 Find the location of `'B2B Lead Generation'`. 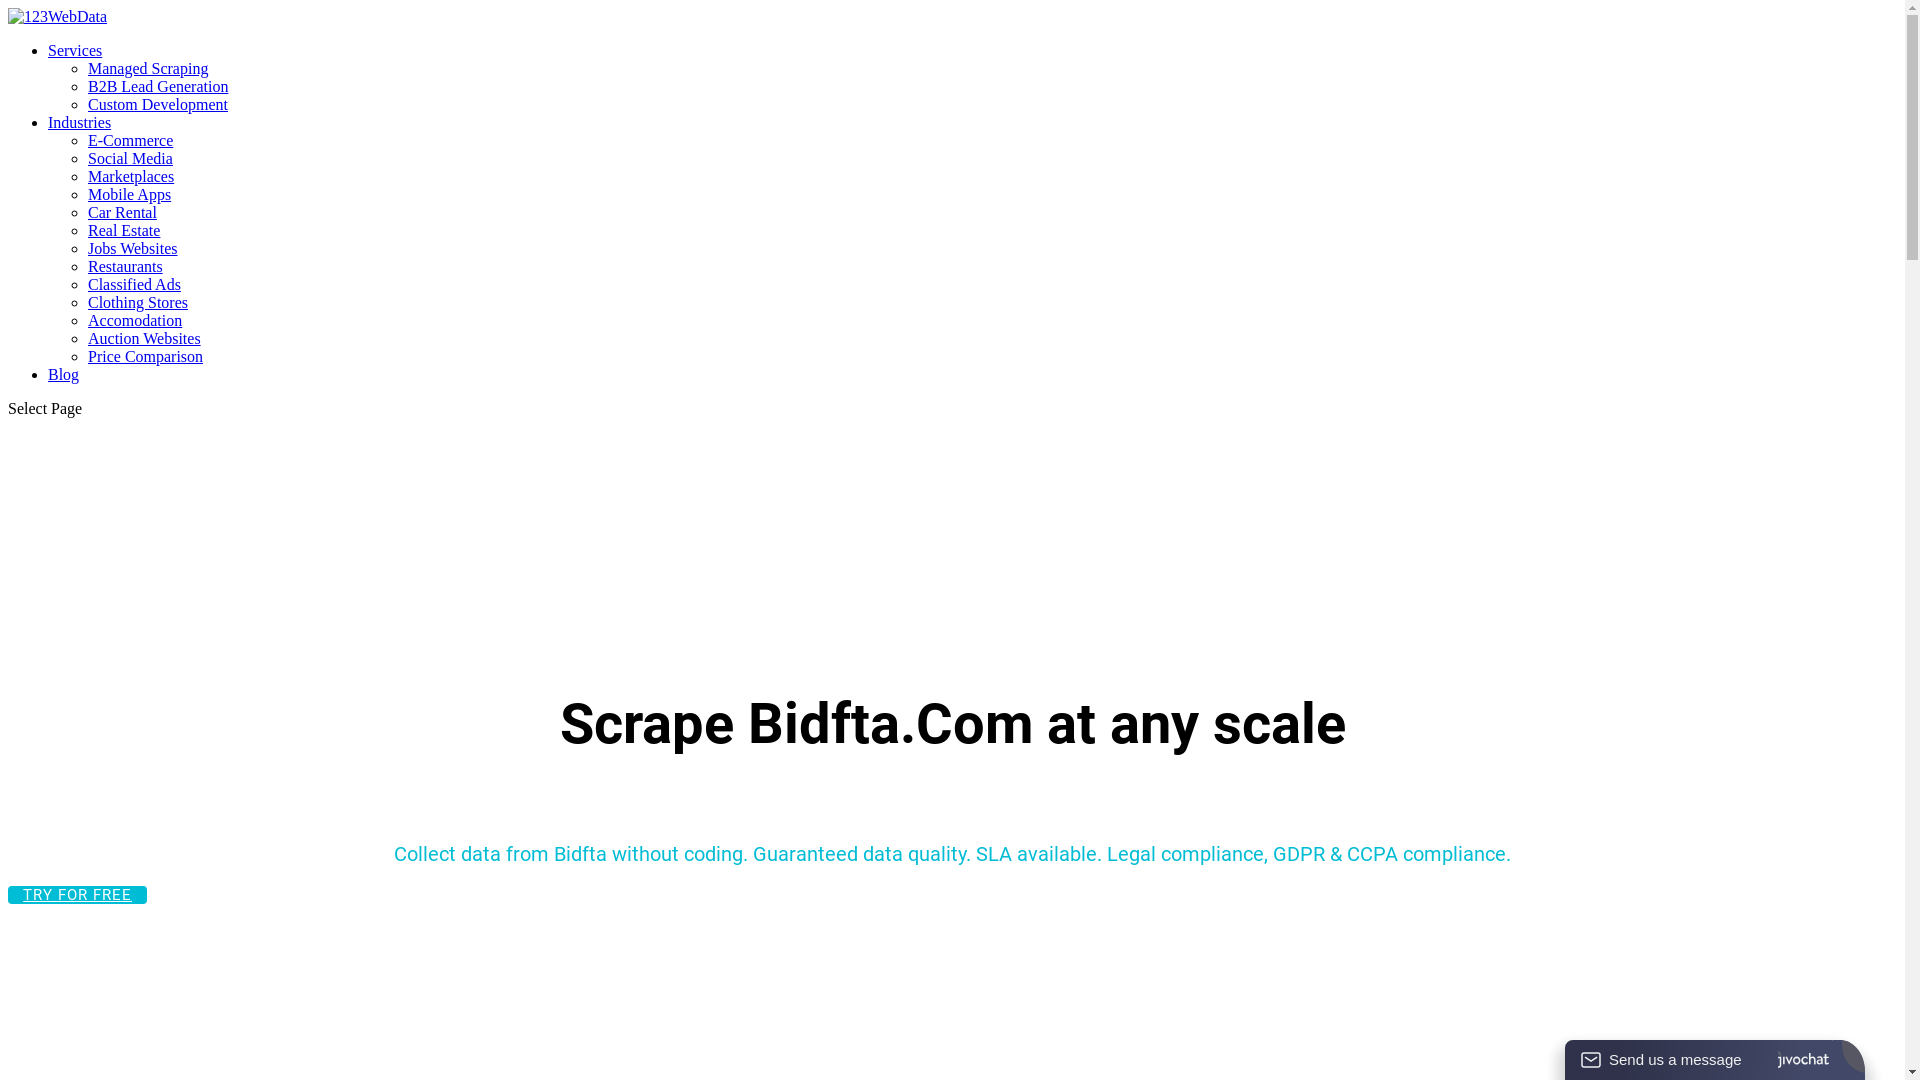

'B2B Lead Generation' is located at coordinates (157, 85).